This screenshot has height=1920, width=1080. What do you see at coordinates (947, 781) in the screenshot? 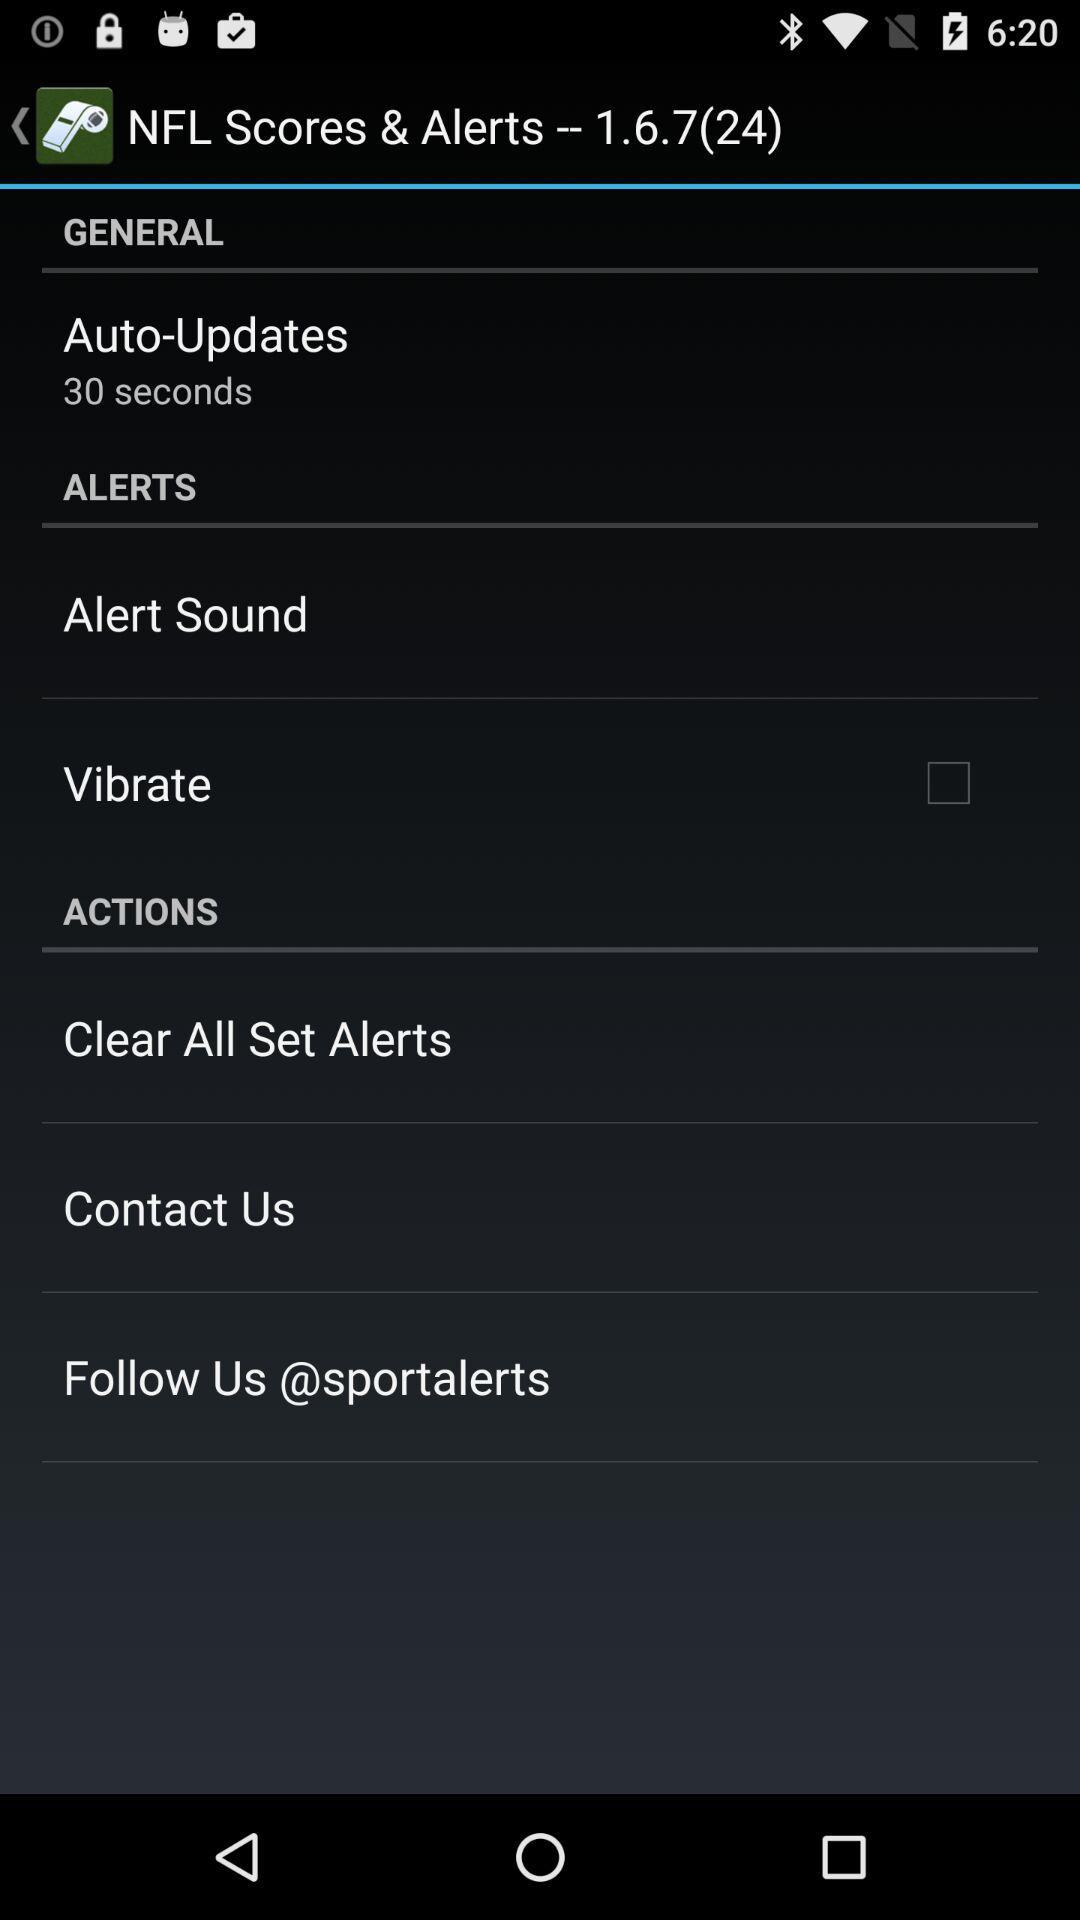
I see `item below the alerts` at bounding box center [947, 781].